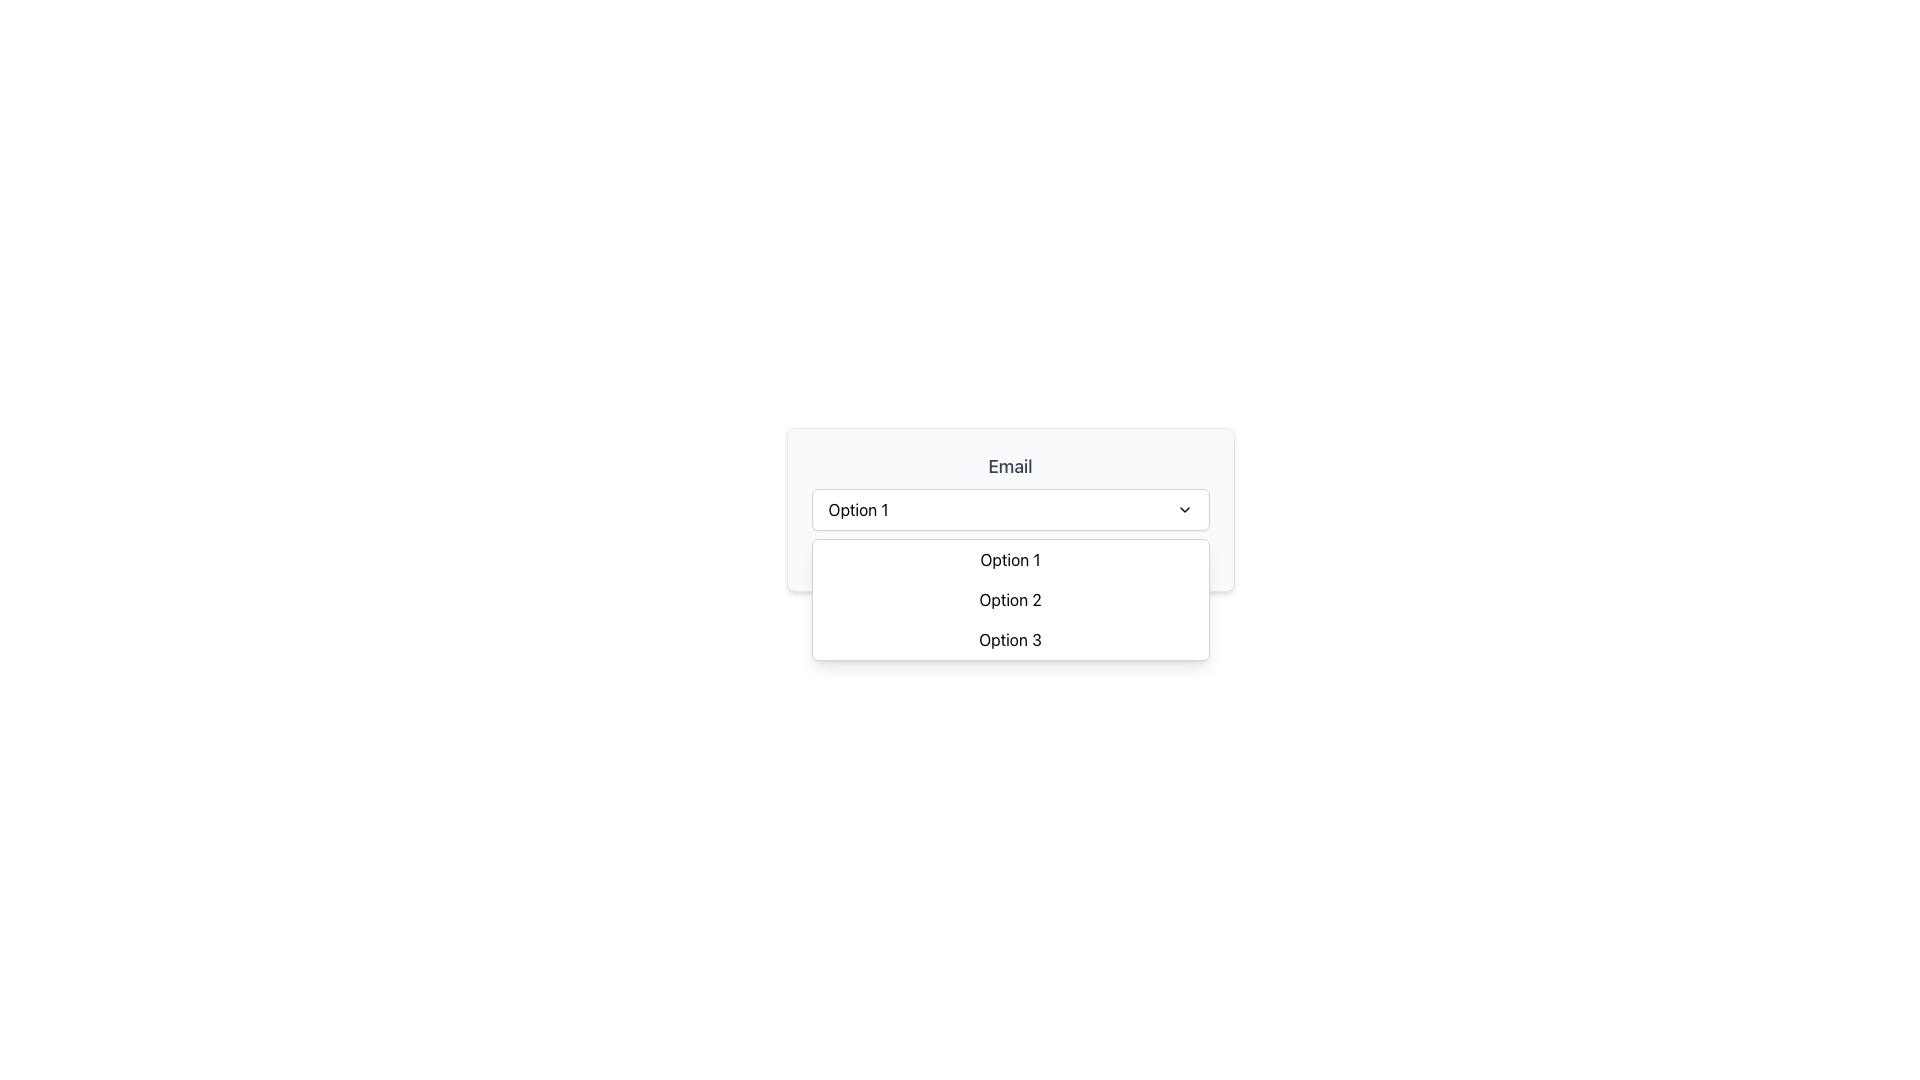 Image resolution: width=1920 pixels, height=1080 pixels. Describe the element at coordinates (1010, 599) in the screenshot. I see `the second item labeled 'Option 2' in the dropdown menu` at that location.